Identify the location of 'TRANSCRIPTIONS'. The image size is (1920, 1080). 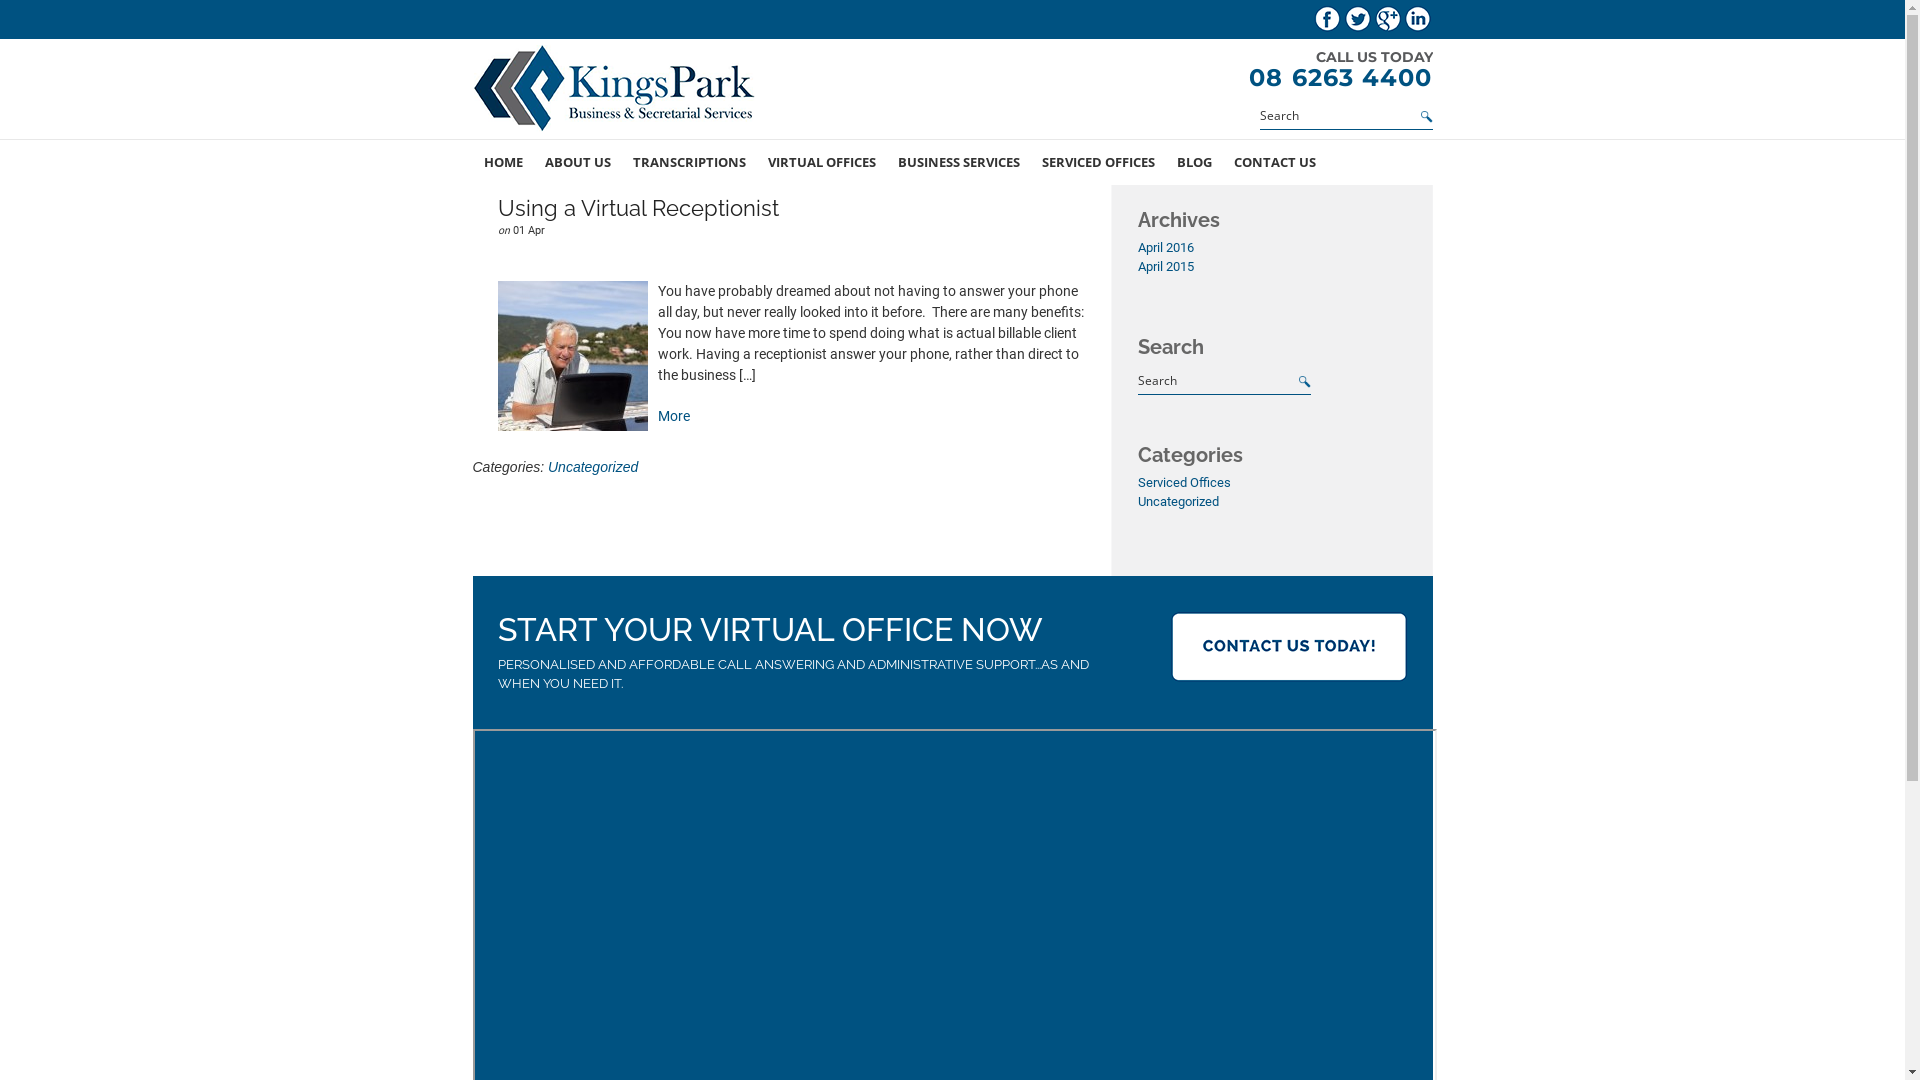
(621, 161).